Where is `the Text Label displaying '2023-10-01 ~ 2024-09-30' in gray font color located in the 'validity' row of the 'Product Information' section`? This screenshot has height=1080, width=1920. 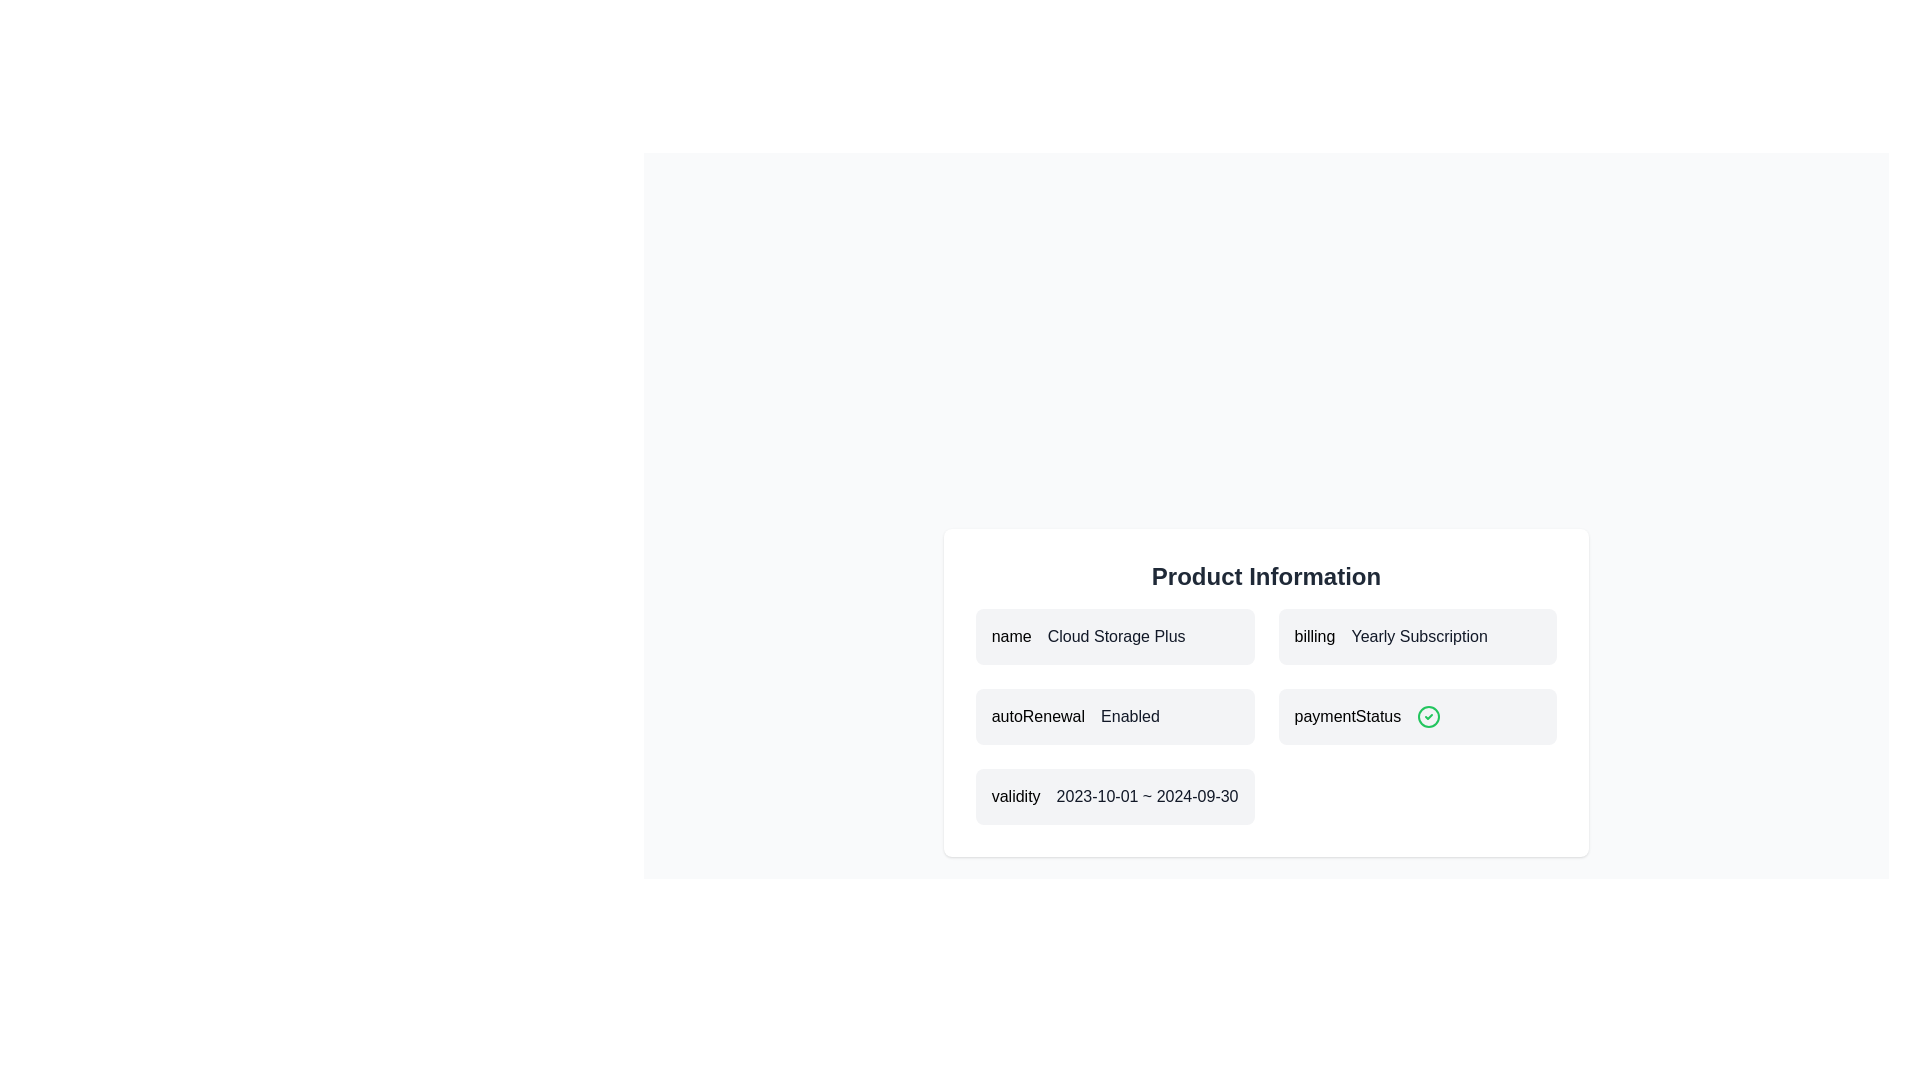
the Text Label displaying '2023-10-01 ~ 2024-09-30' in gray font color located in the 'validity' row of the 'Product Information' section is located at coordinates (1147, 795).